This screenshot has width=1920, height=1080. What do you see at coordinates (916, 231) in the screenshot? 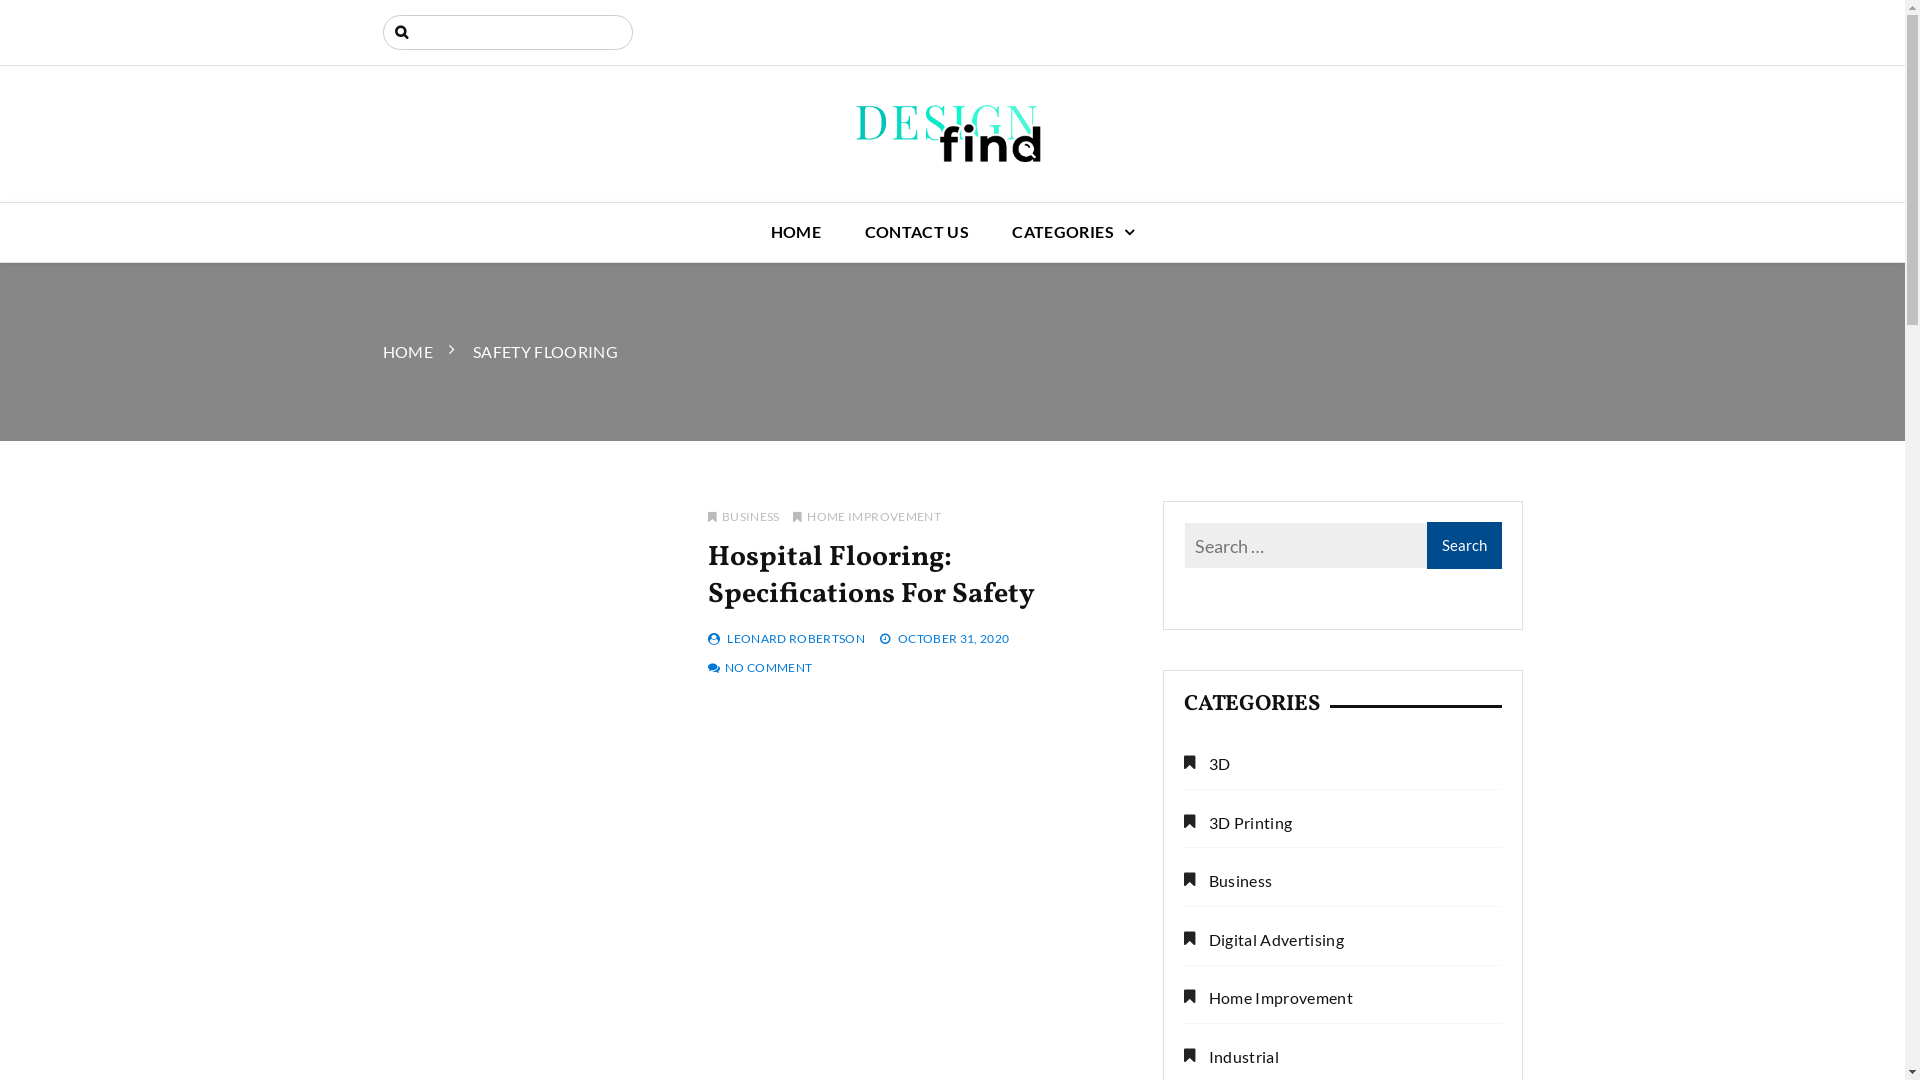
I see `'CONTACT US'` at bounding box center [916, 231].